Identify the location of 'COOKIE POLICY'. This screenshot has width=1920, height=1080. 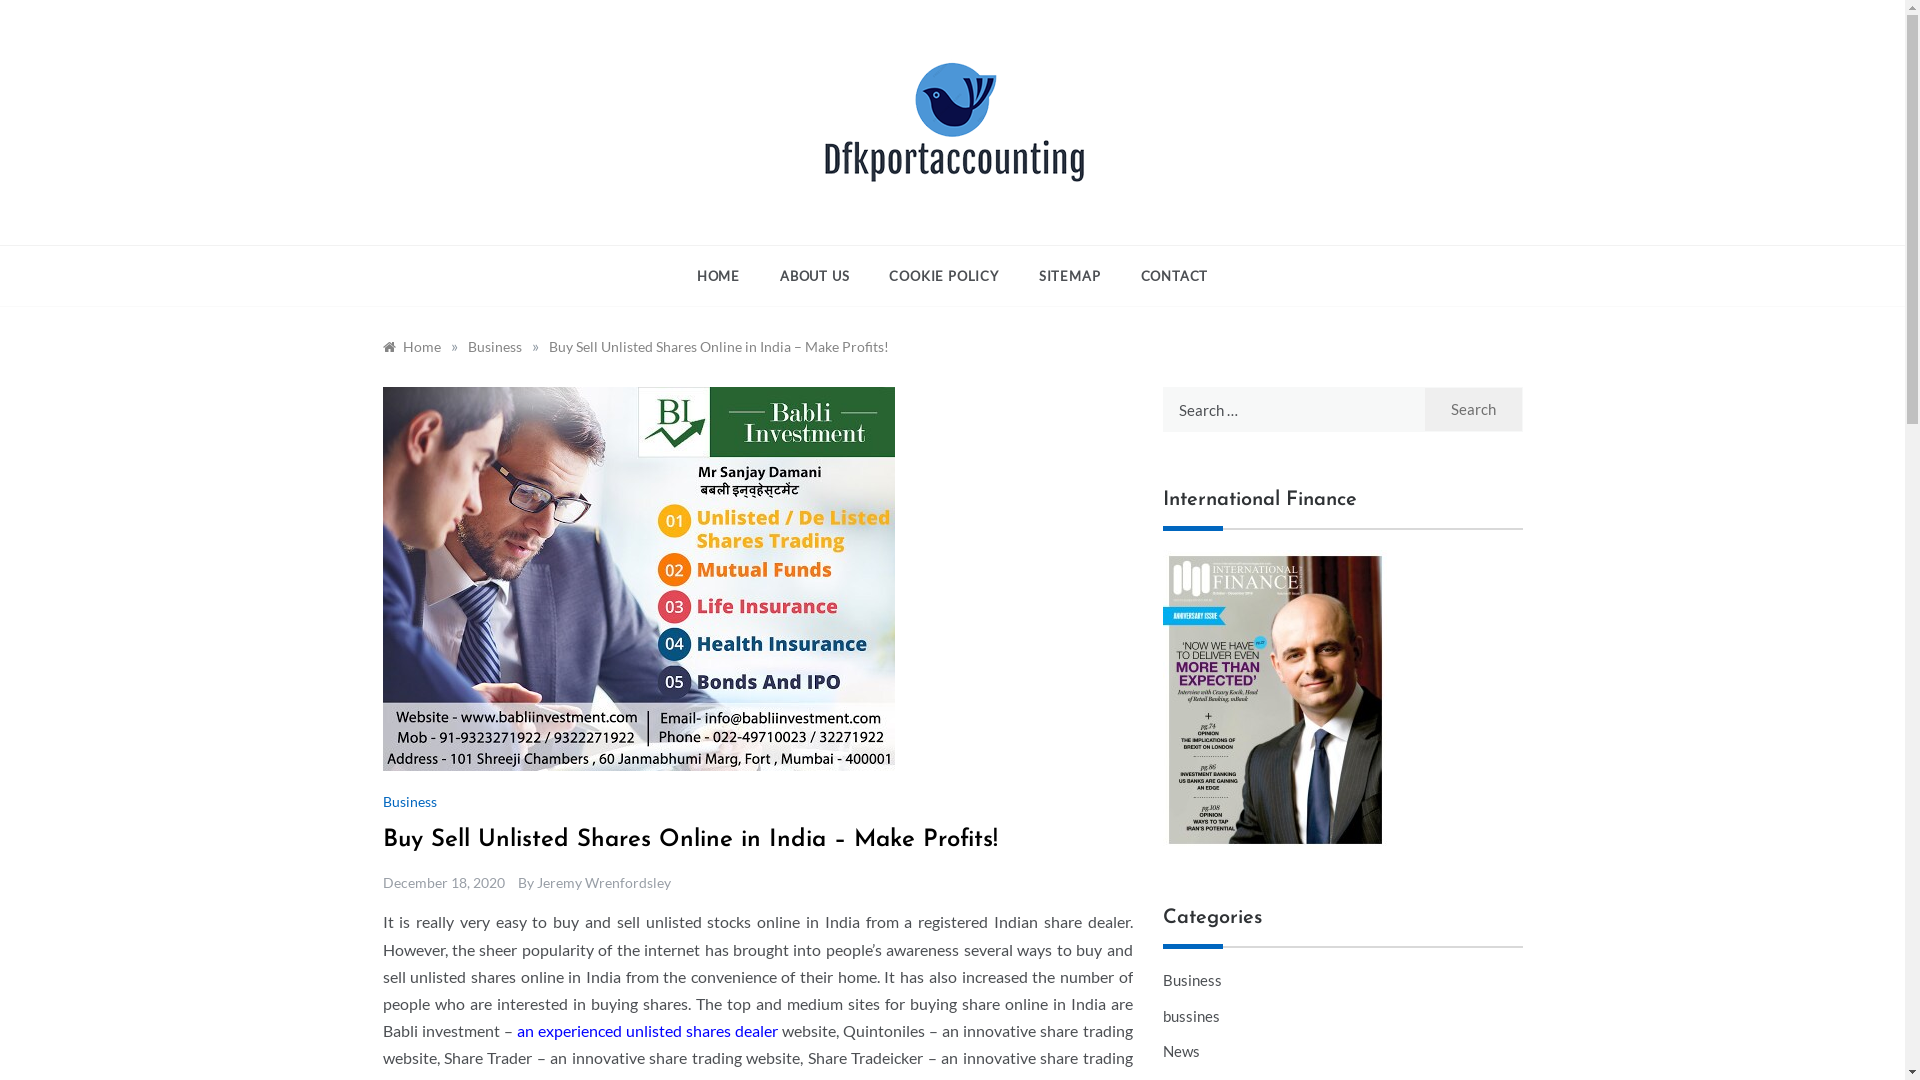
(942, 276).